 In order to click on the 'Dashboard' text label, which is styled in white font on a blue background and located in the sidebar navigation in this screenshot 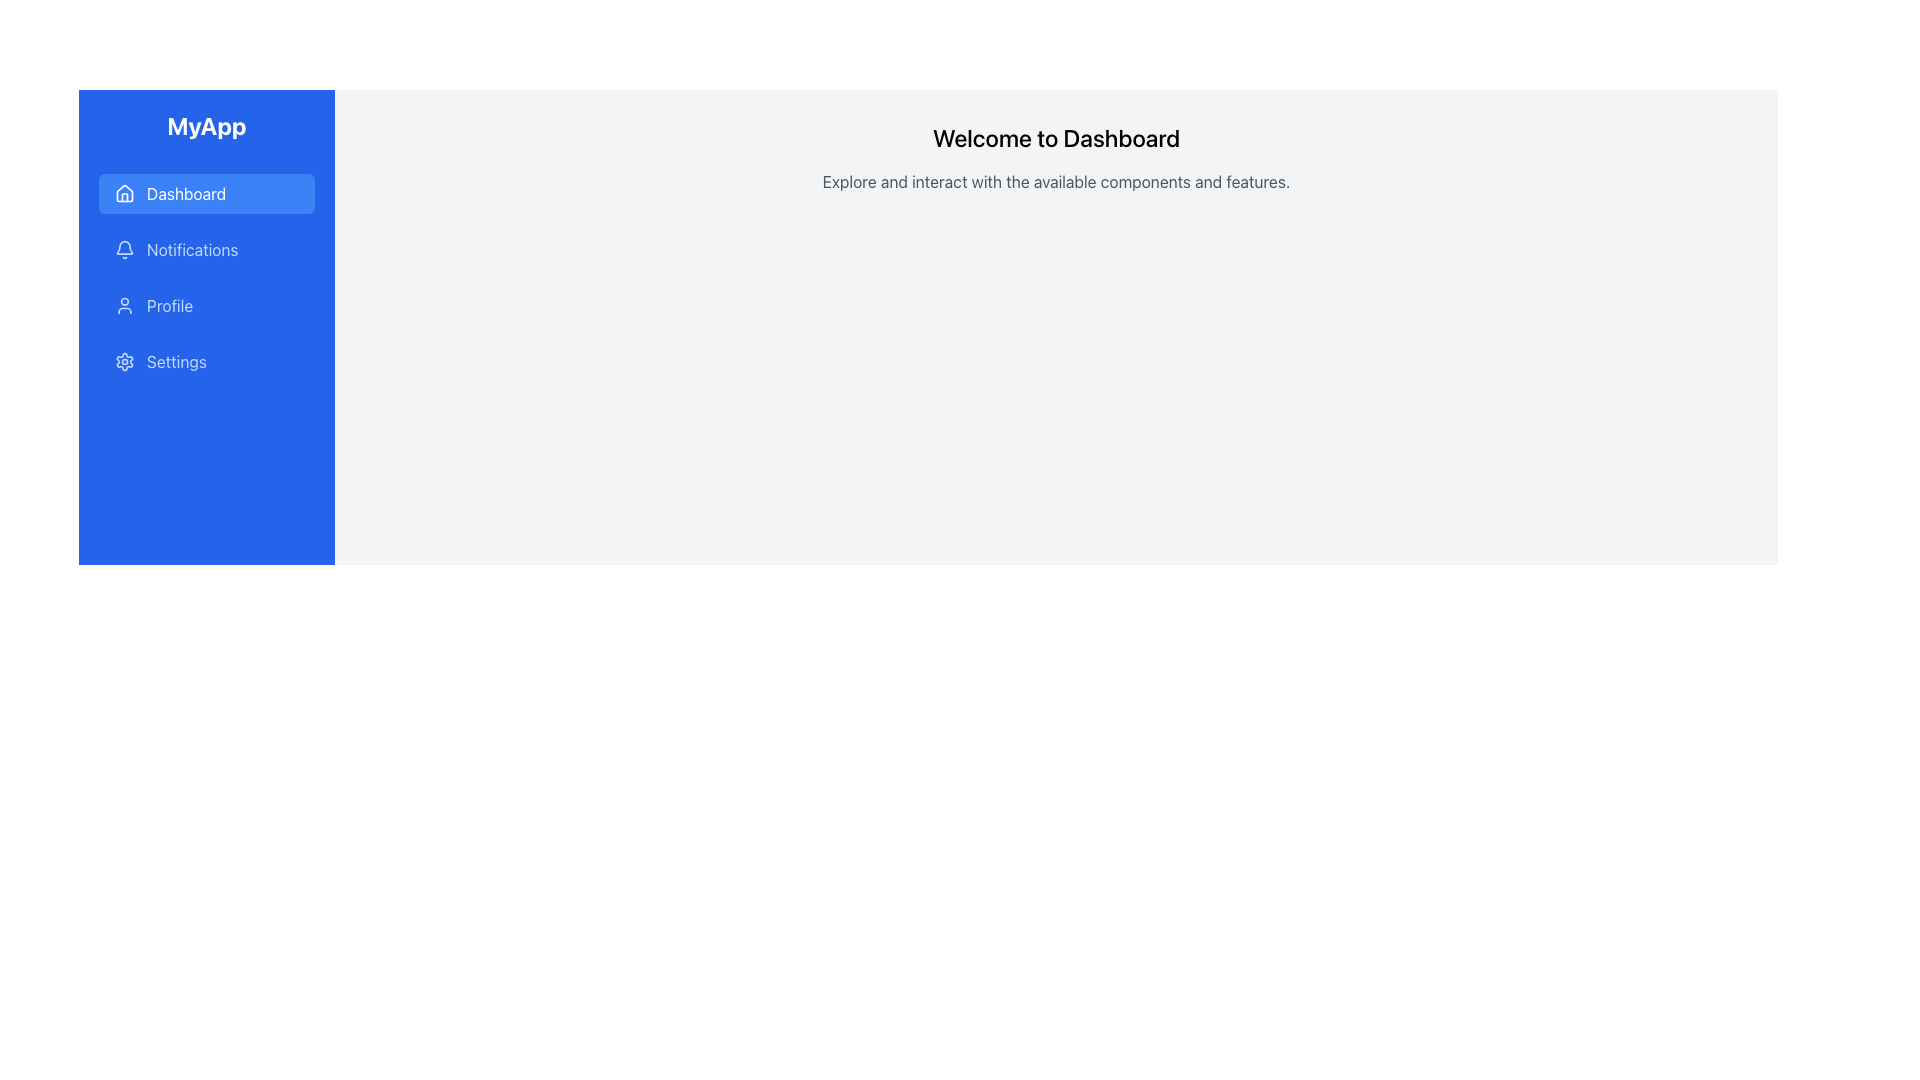, I will do `click(186, 193)`.